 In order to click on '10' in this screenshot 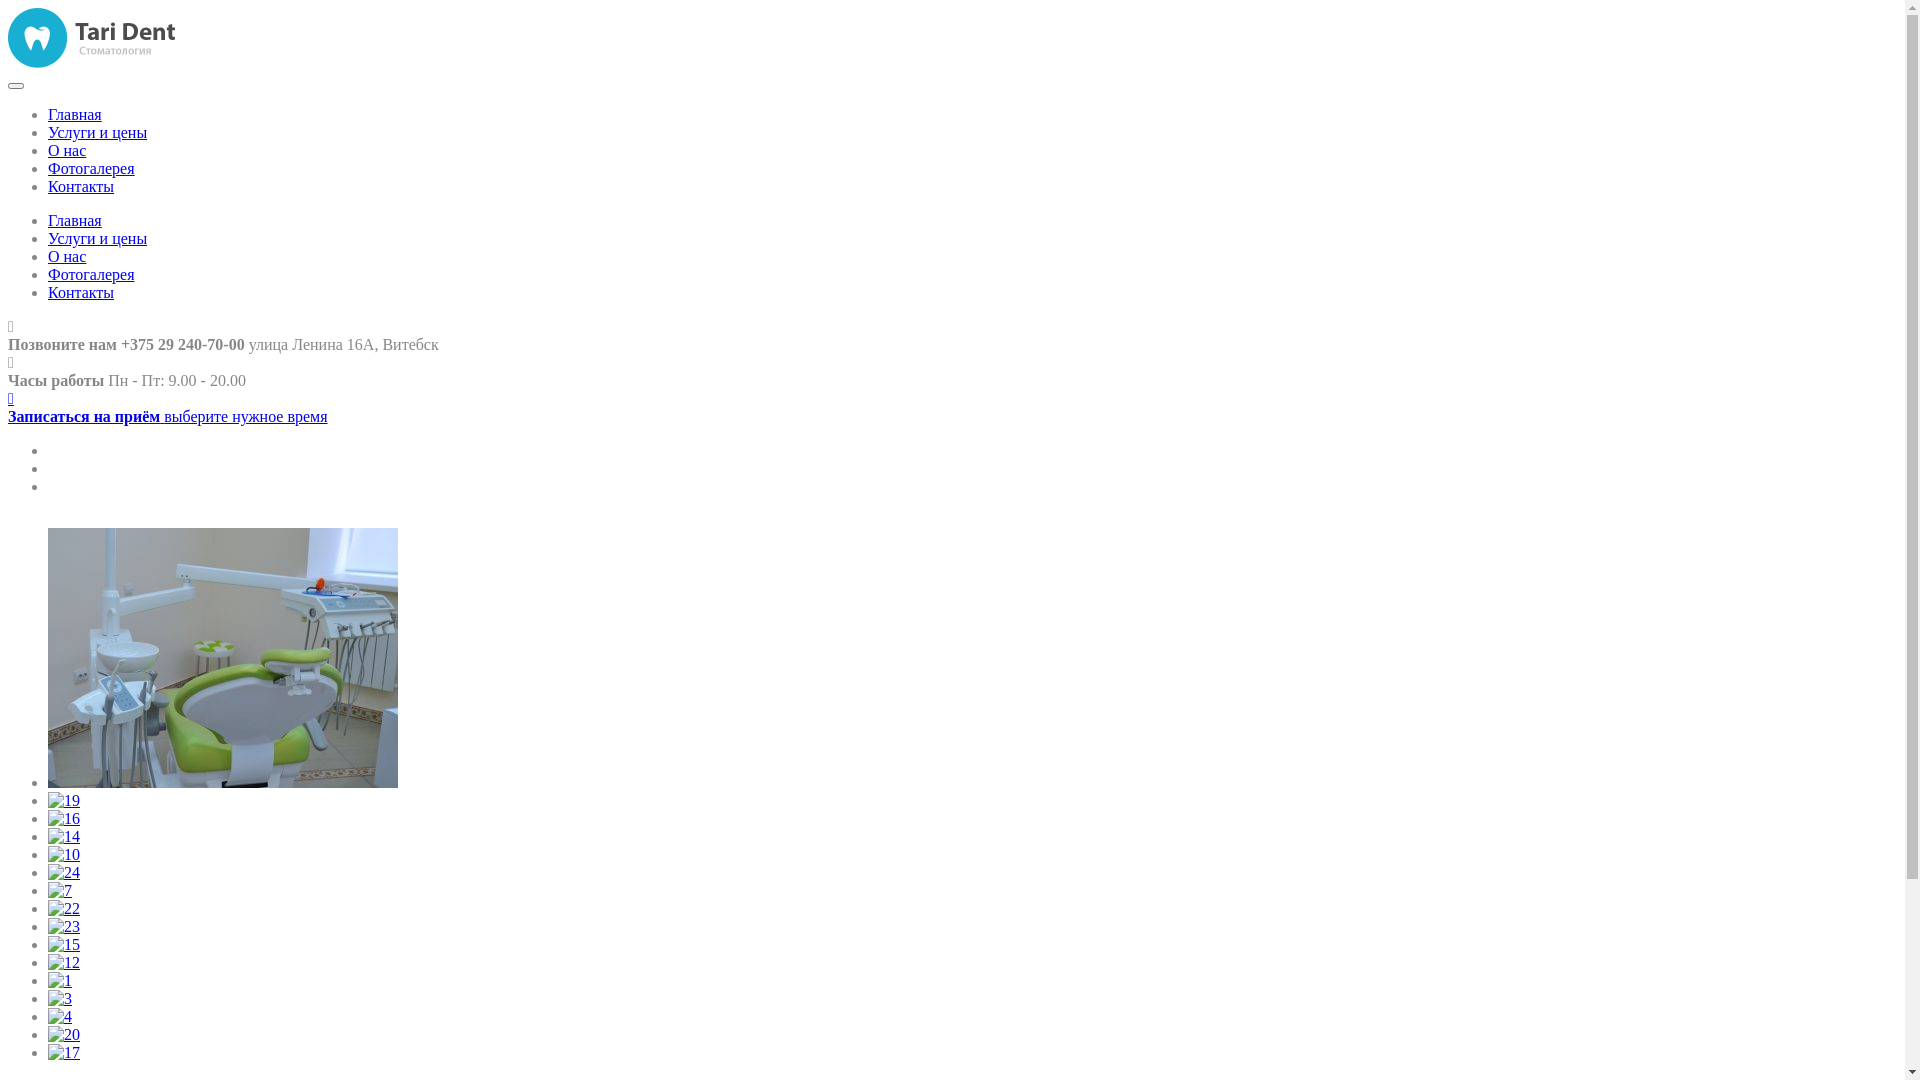, I will do `click(48, 855)`.